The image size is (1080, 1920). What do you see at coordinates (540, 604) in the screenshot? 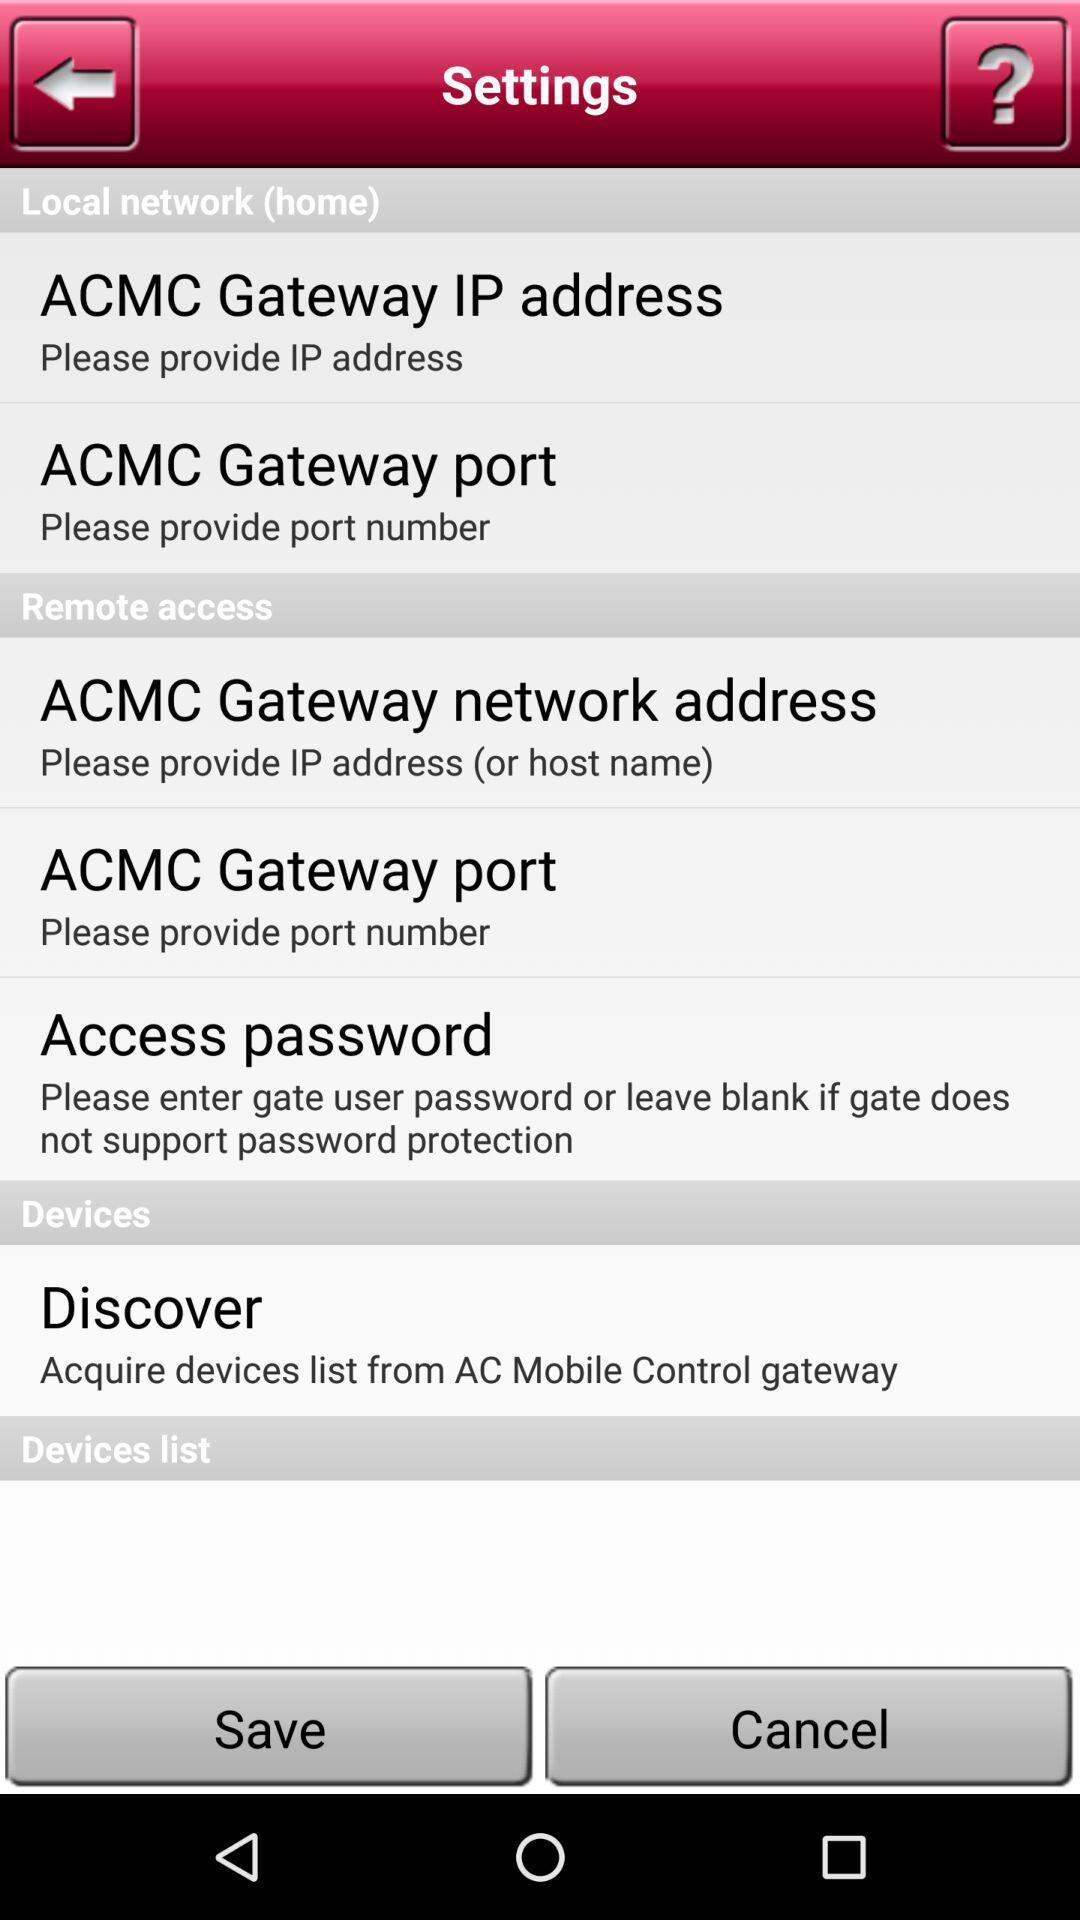
I see `the remote access item` at bounding box center [540, 604].